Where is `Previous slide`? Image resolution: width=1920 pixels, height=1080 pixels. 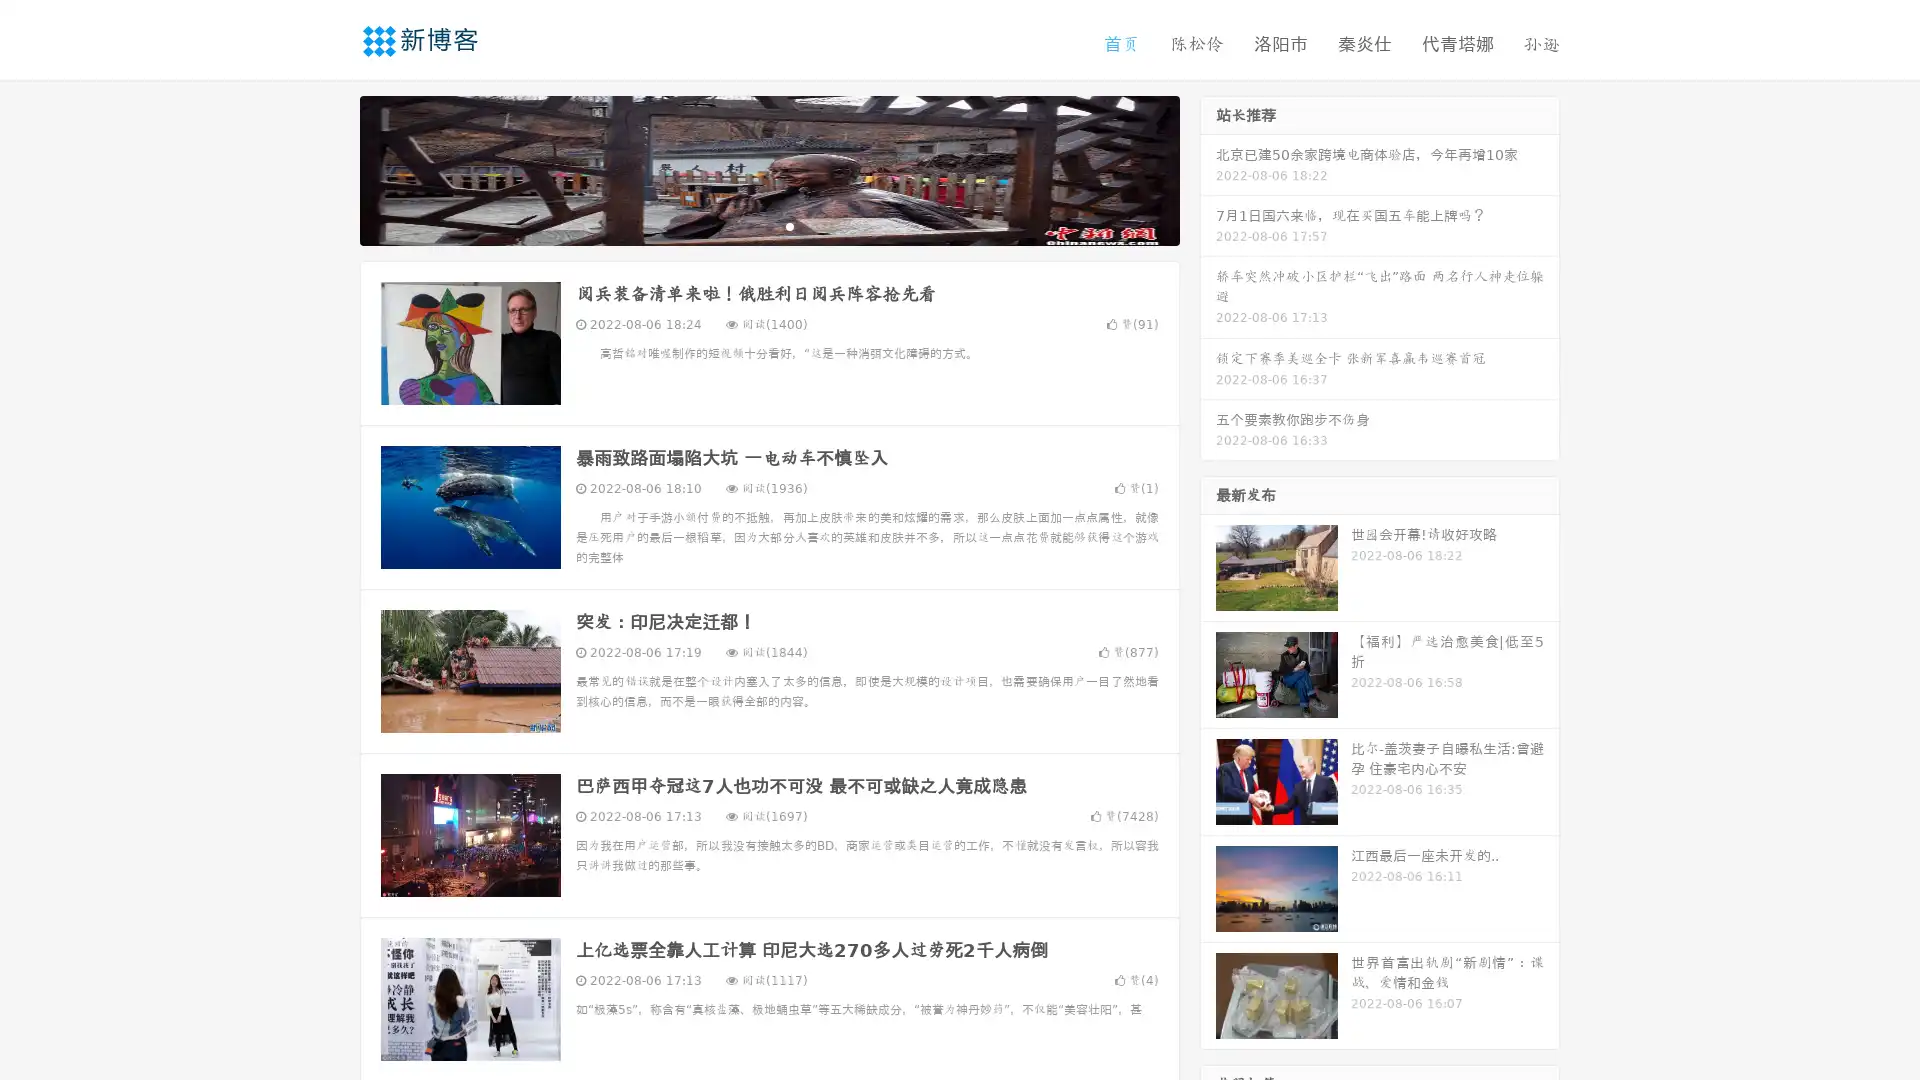 Previous slide is located at coordinates (330, 168).